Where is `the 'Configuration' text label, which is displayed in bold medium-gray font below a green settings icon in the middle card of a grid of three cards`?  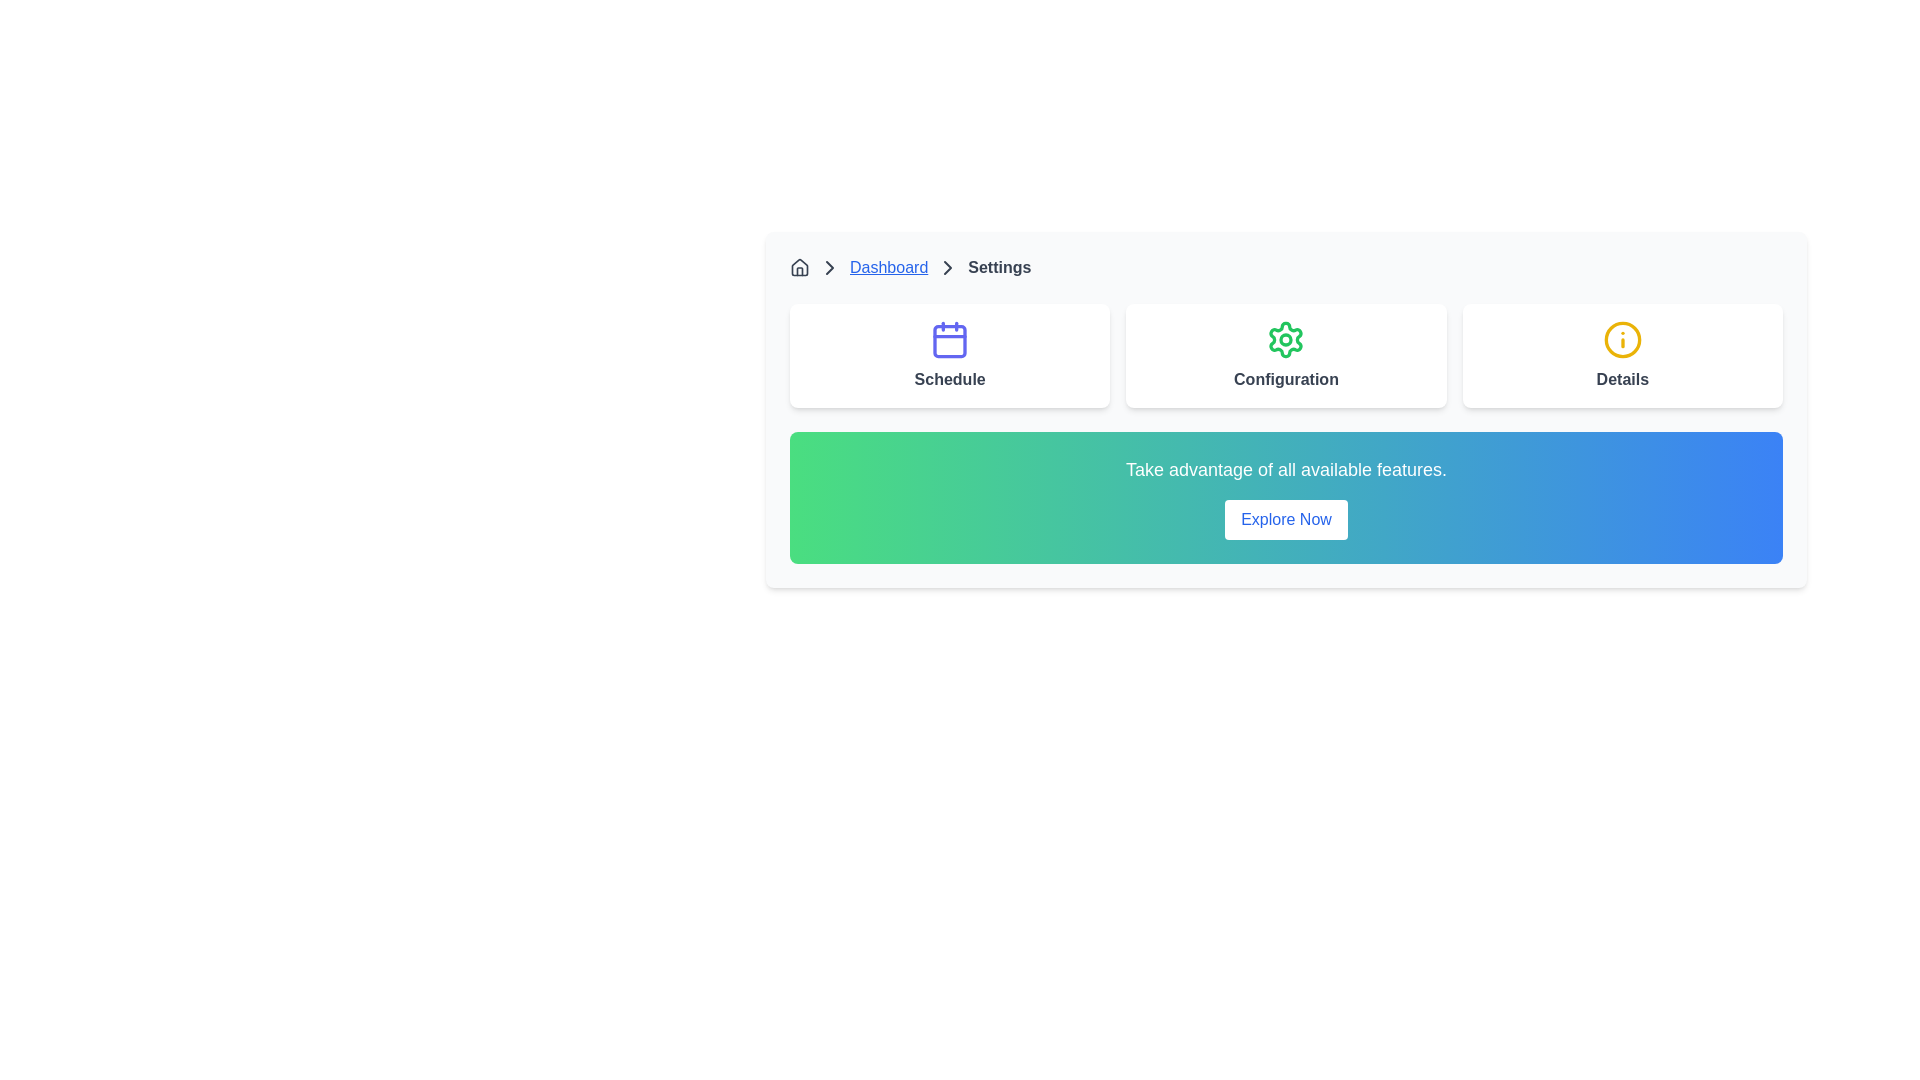
the 'Configuration' text label, which is displayed in bold medium-gray font below a green settings icon in the middle card of a grid of three cards is located at coordinates (1286, 380).